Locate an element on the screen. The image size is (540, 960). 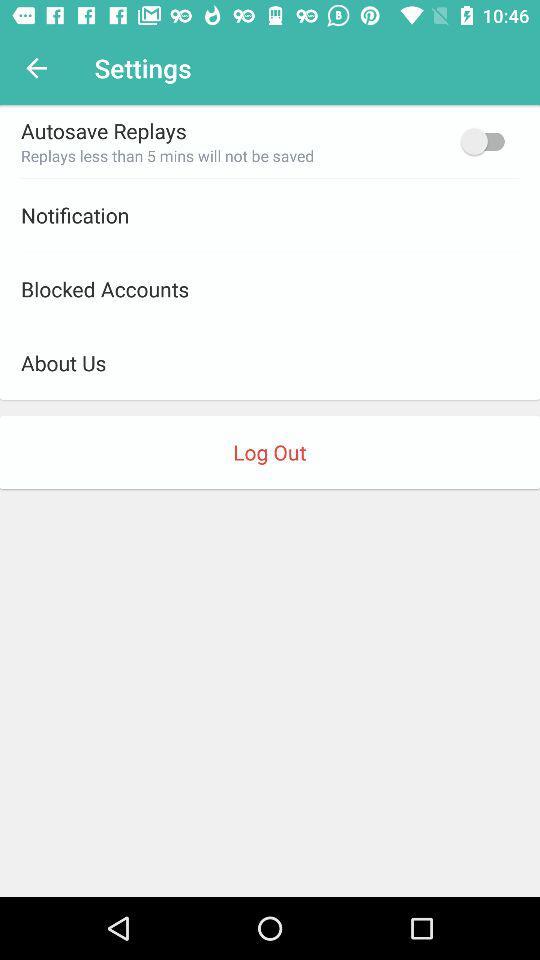
the icon next to settings icon is located at coordinates (36, 68).